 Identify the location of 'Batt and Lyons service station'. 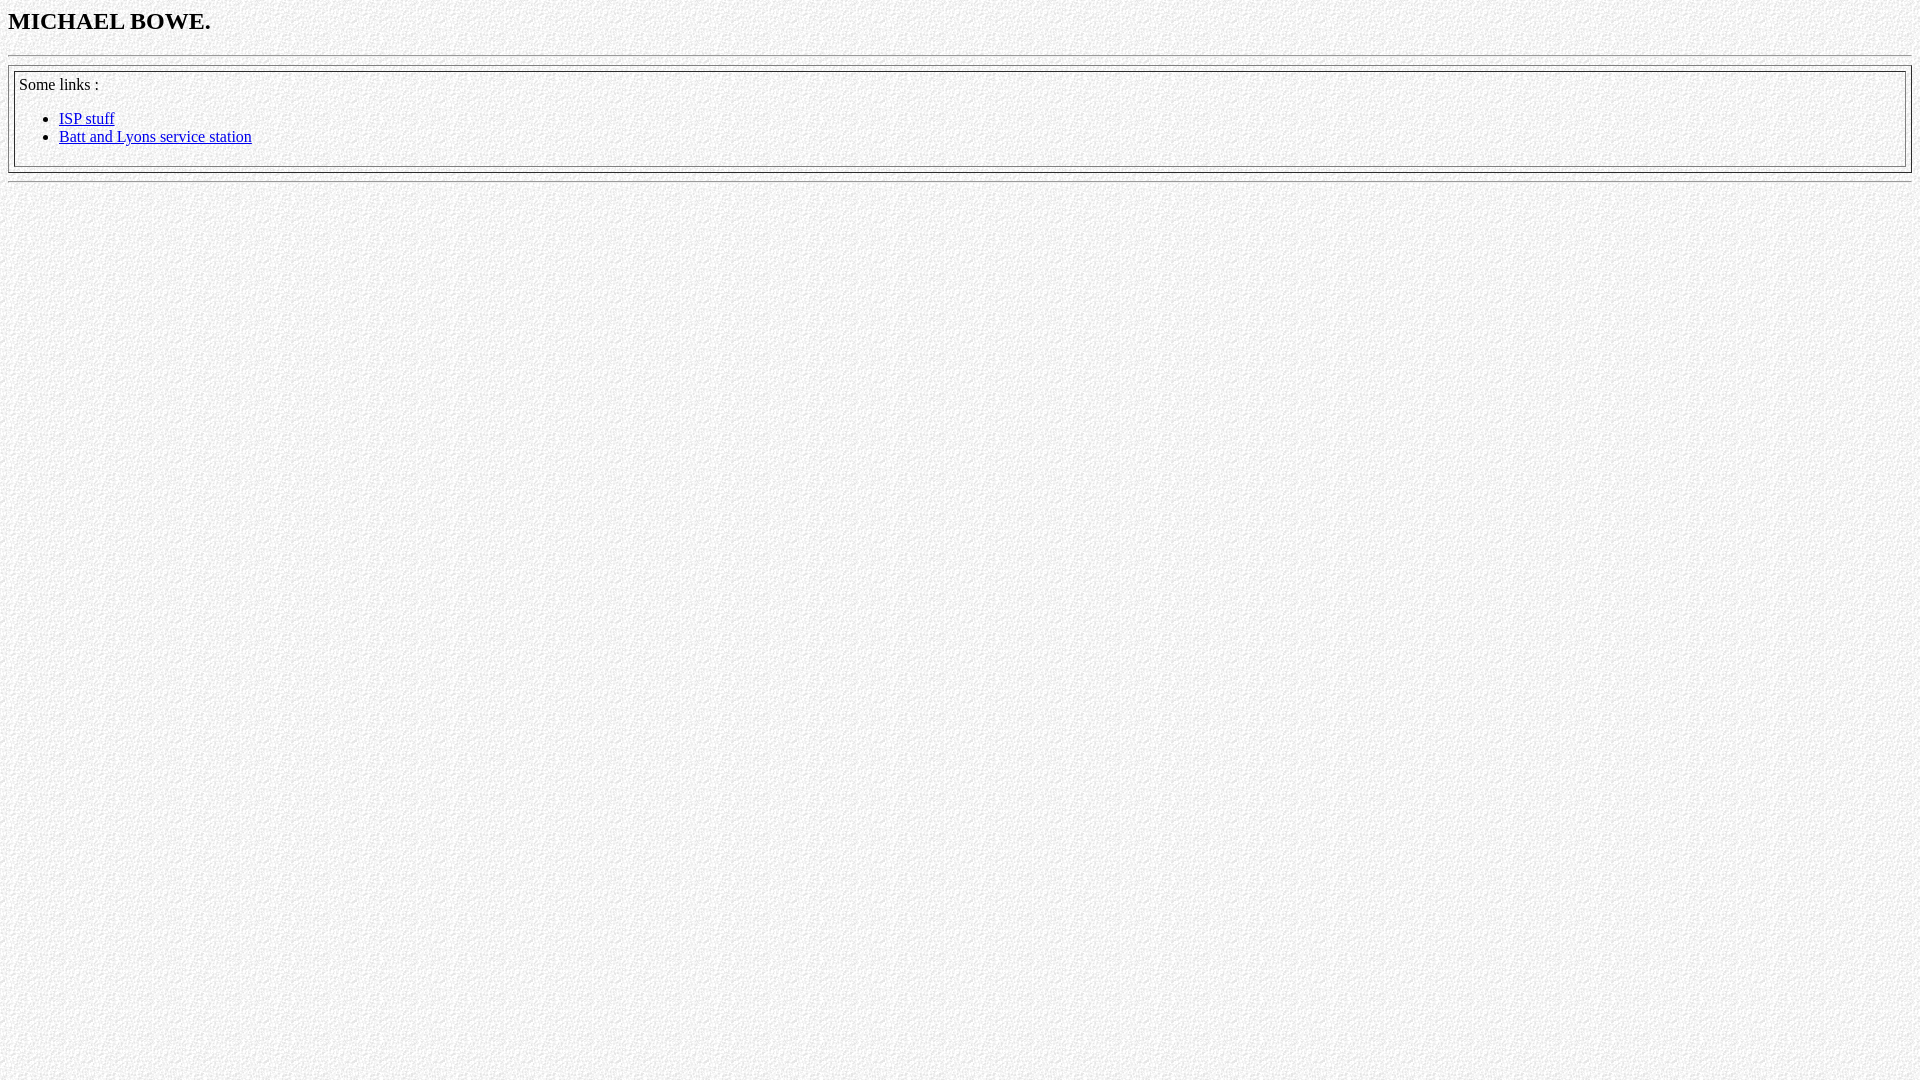
(58, 135).